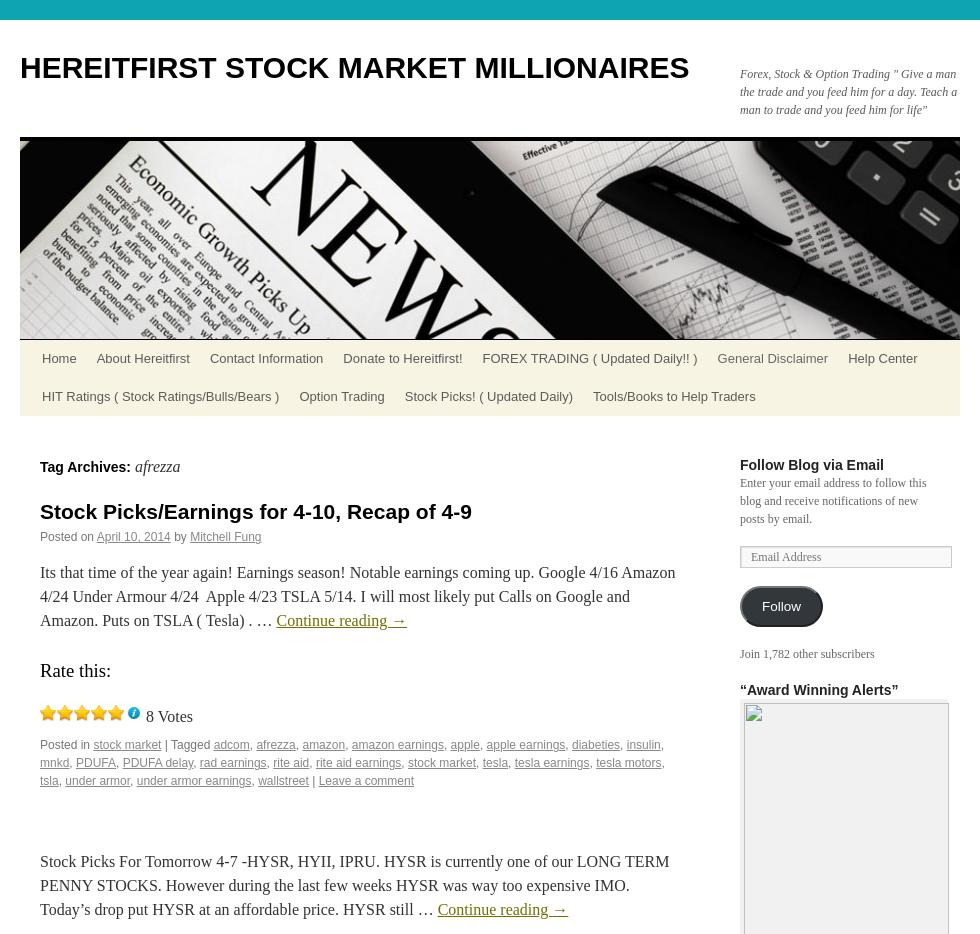  I want to click on '“Award Winning Alerts”', so click(739, 689).